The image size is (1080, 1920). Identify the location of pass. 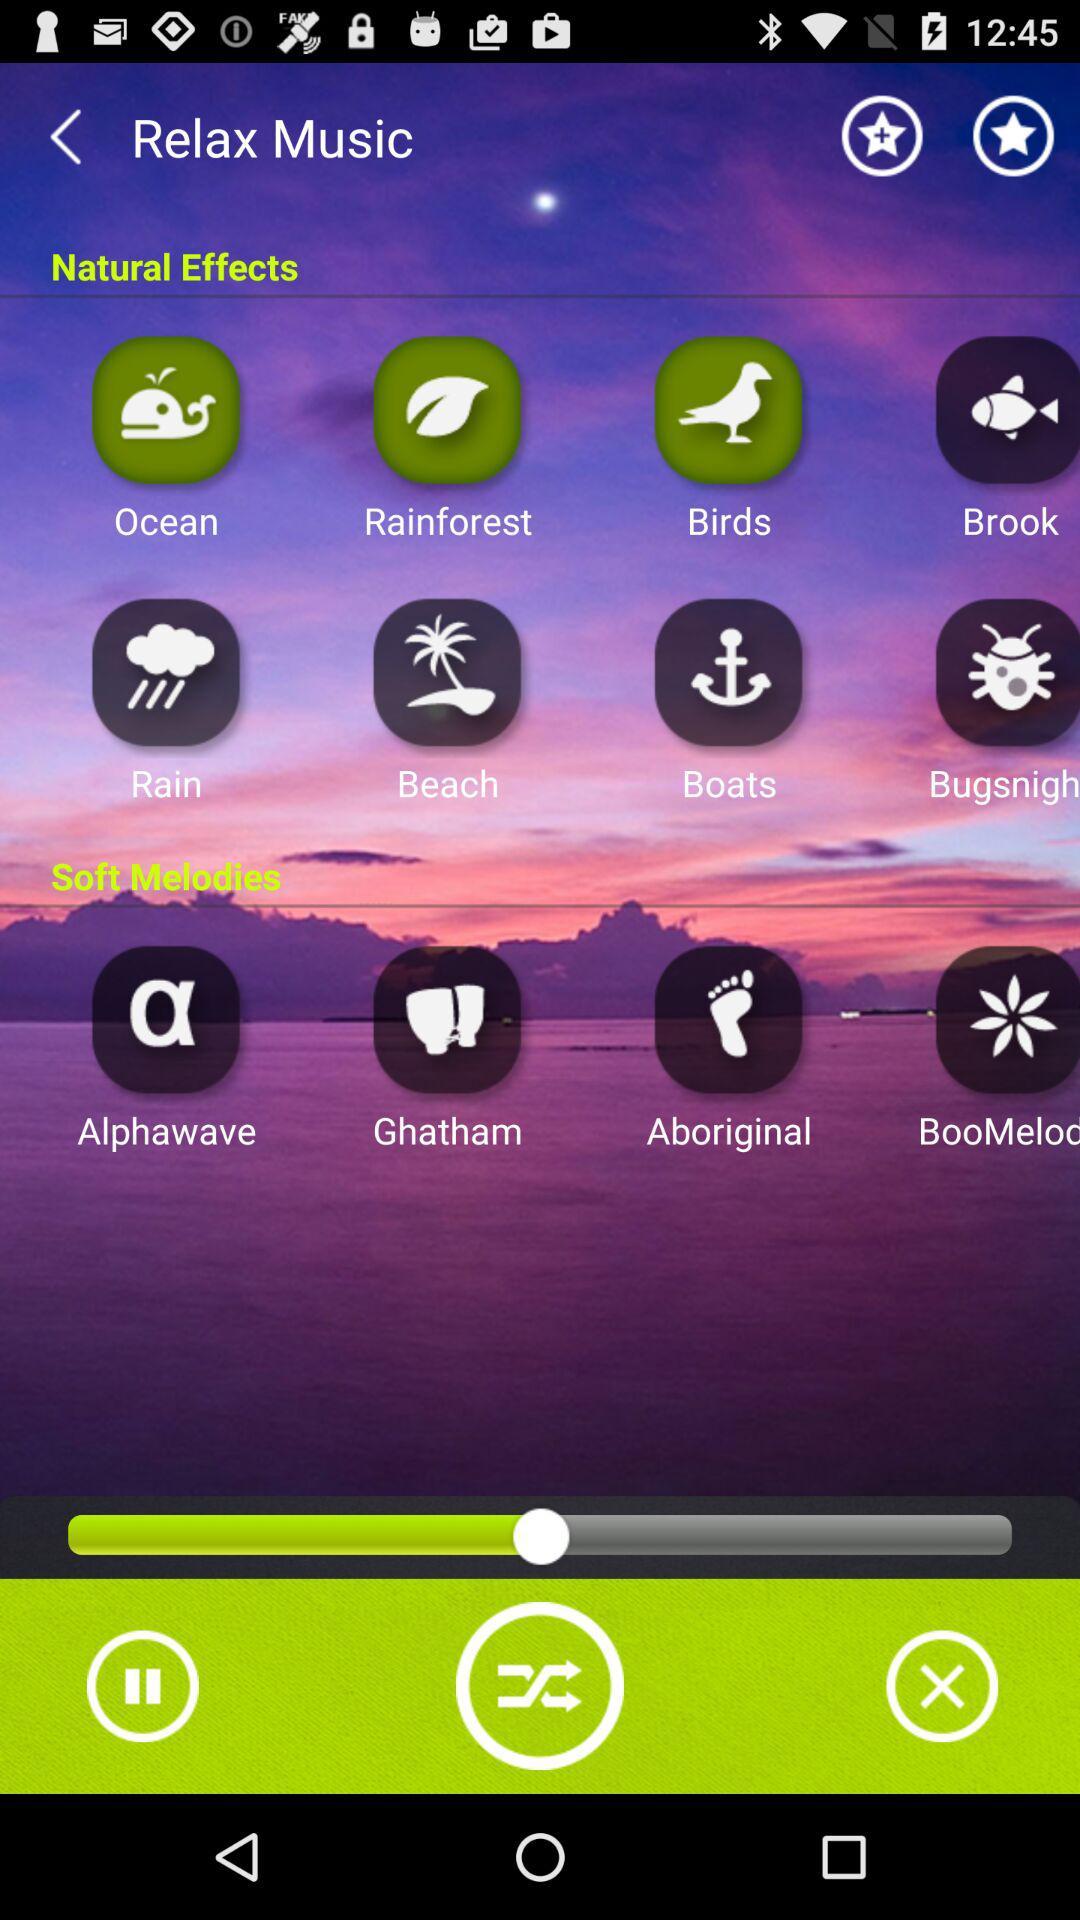
(141, 1685).